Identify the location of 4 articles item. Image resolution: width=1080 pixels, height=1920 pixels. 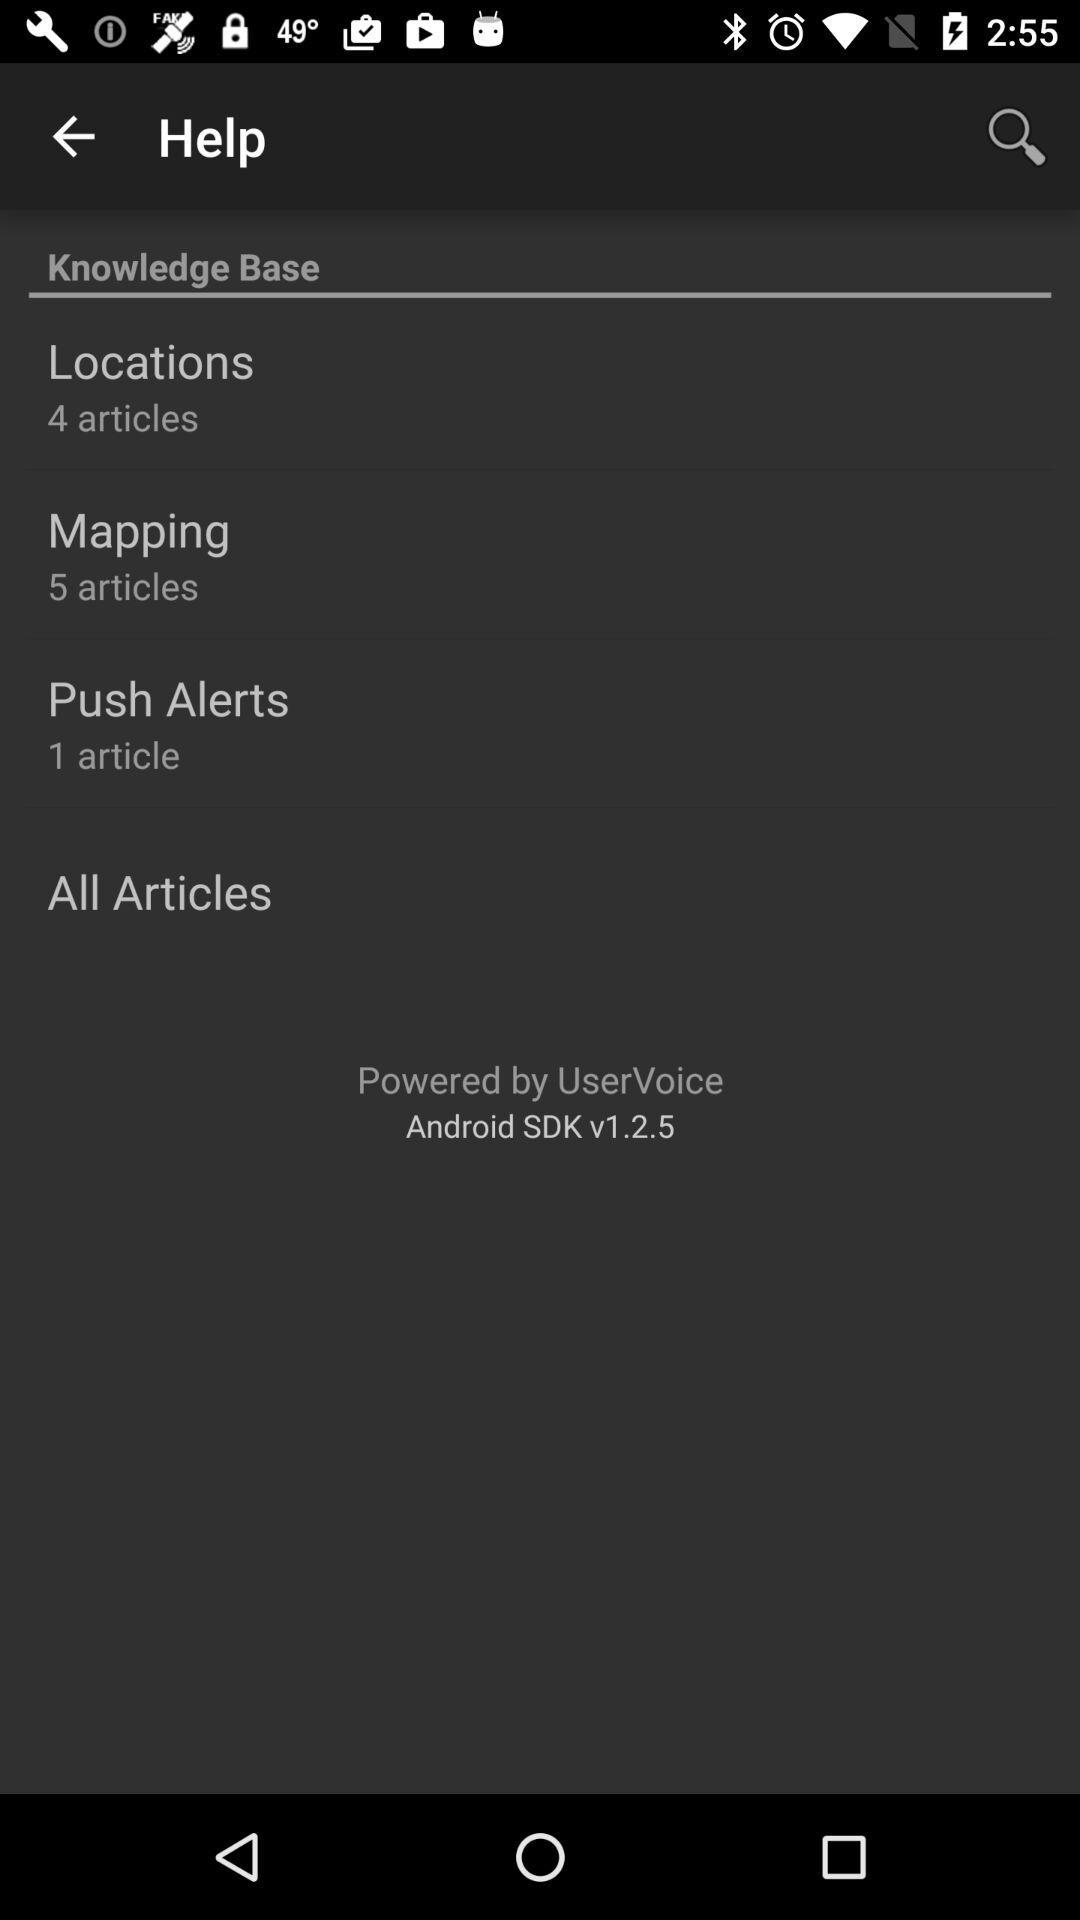
(123, 416).